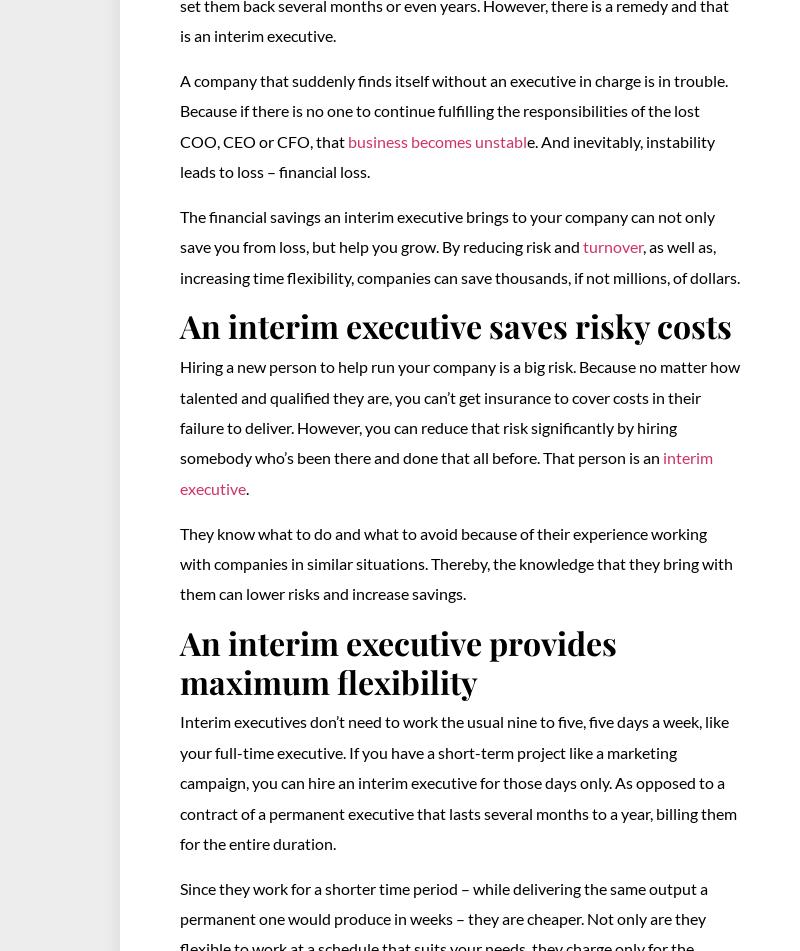 Image resolution: width=800 pixels, height=951 pixels. I want to click on 'A company that suddenly finds itself without an executive in charge is in trouble. Because if there is no one to continue fulfilling the responsibilities of the lost COO, CEO or CFO, that', so click(453, 110).